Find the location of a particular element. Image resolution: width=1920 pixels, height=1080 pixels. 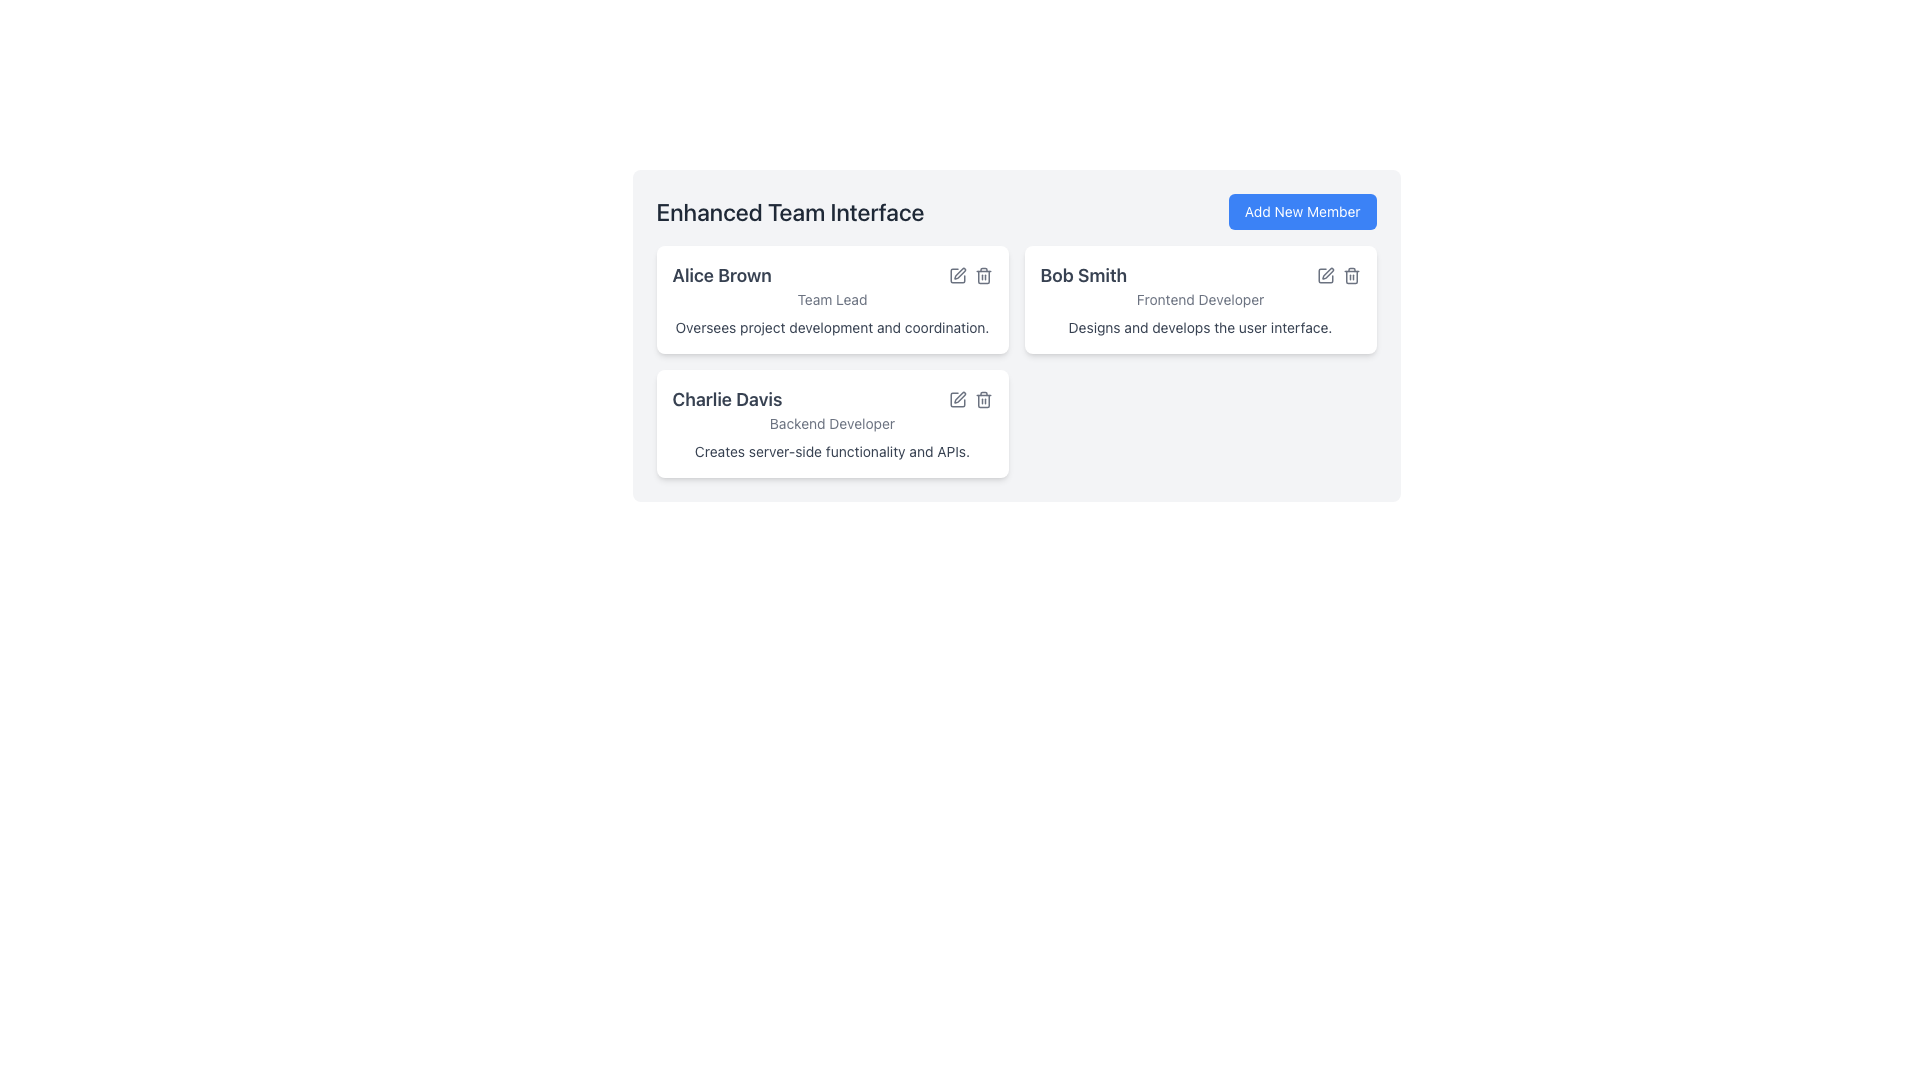

name of the person displayed as the first visible text in the leftmost card under the title 'Enhanced Team Interface' is located at coordinates (721, 276).